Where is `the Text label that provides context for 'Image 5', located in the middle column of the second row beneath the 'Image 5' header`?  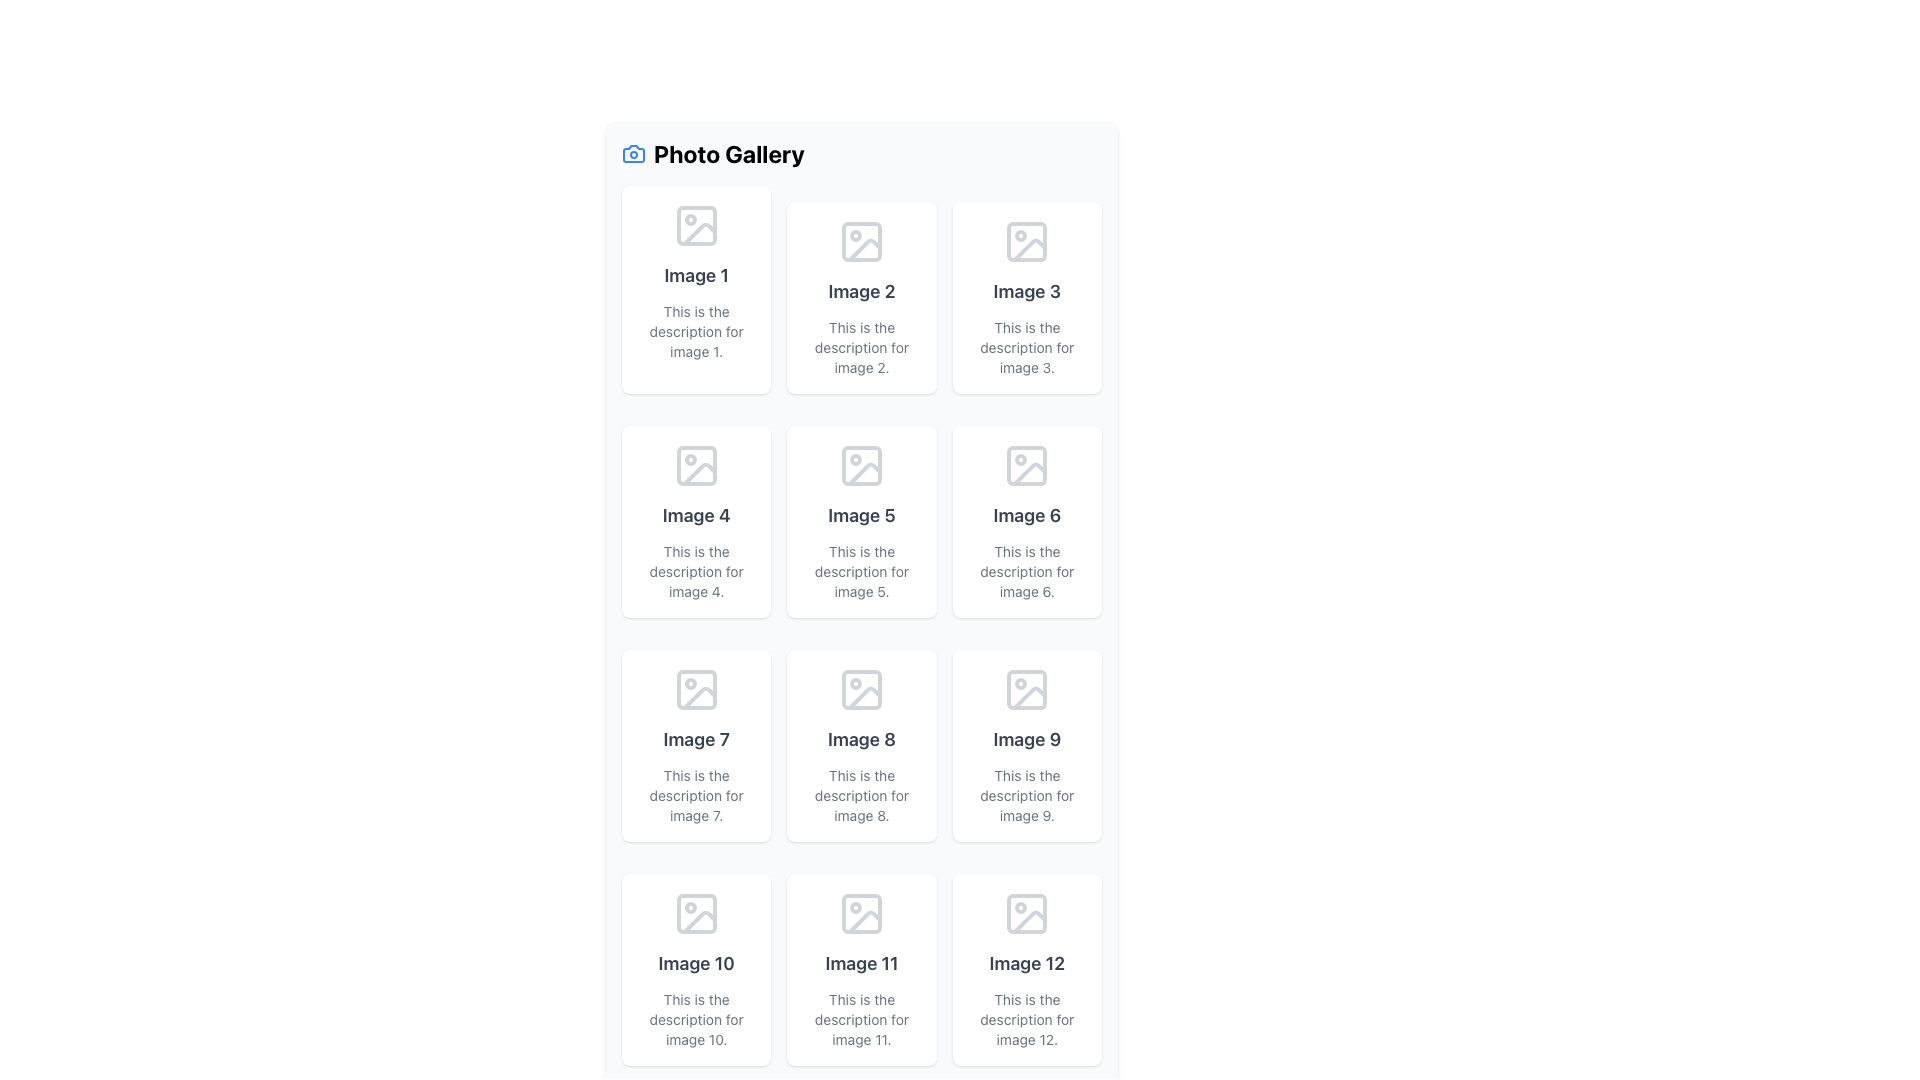 the Text label that provides context for 'Image 5', located in the middle column of the second row beneath the 'Image 5' header is located at coordinates (862, 571).